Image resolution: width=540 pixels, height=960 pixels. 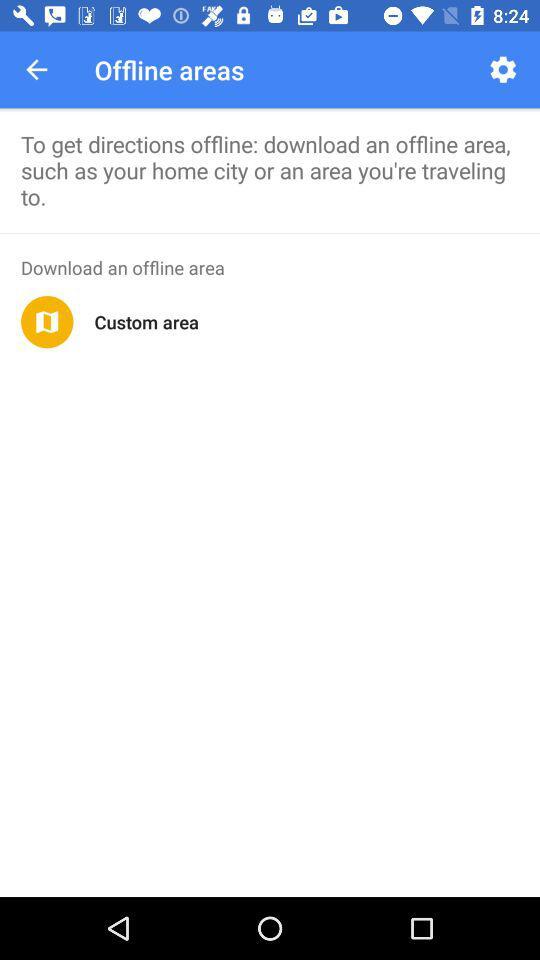 I want to click on app to the left of offline areas icon, so click(x=36, y=69).